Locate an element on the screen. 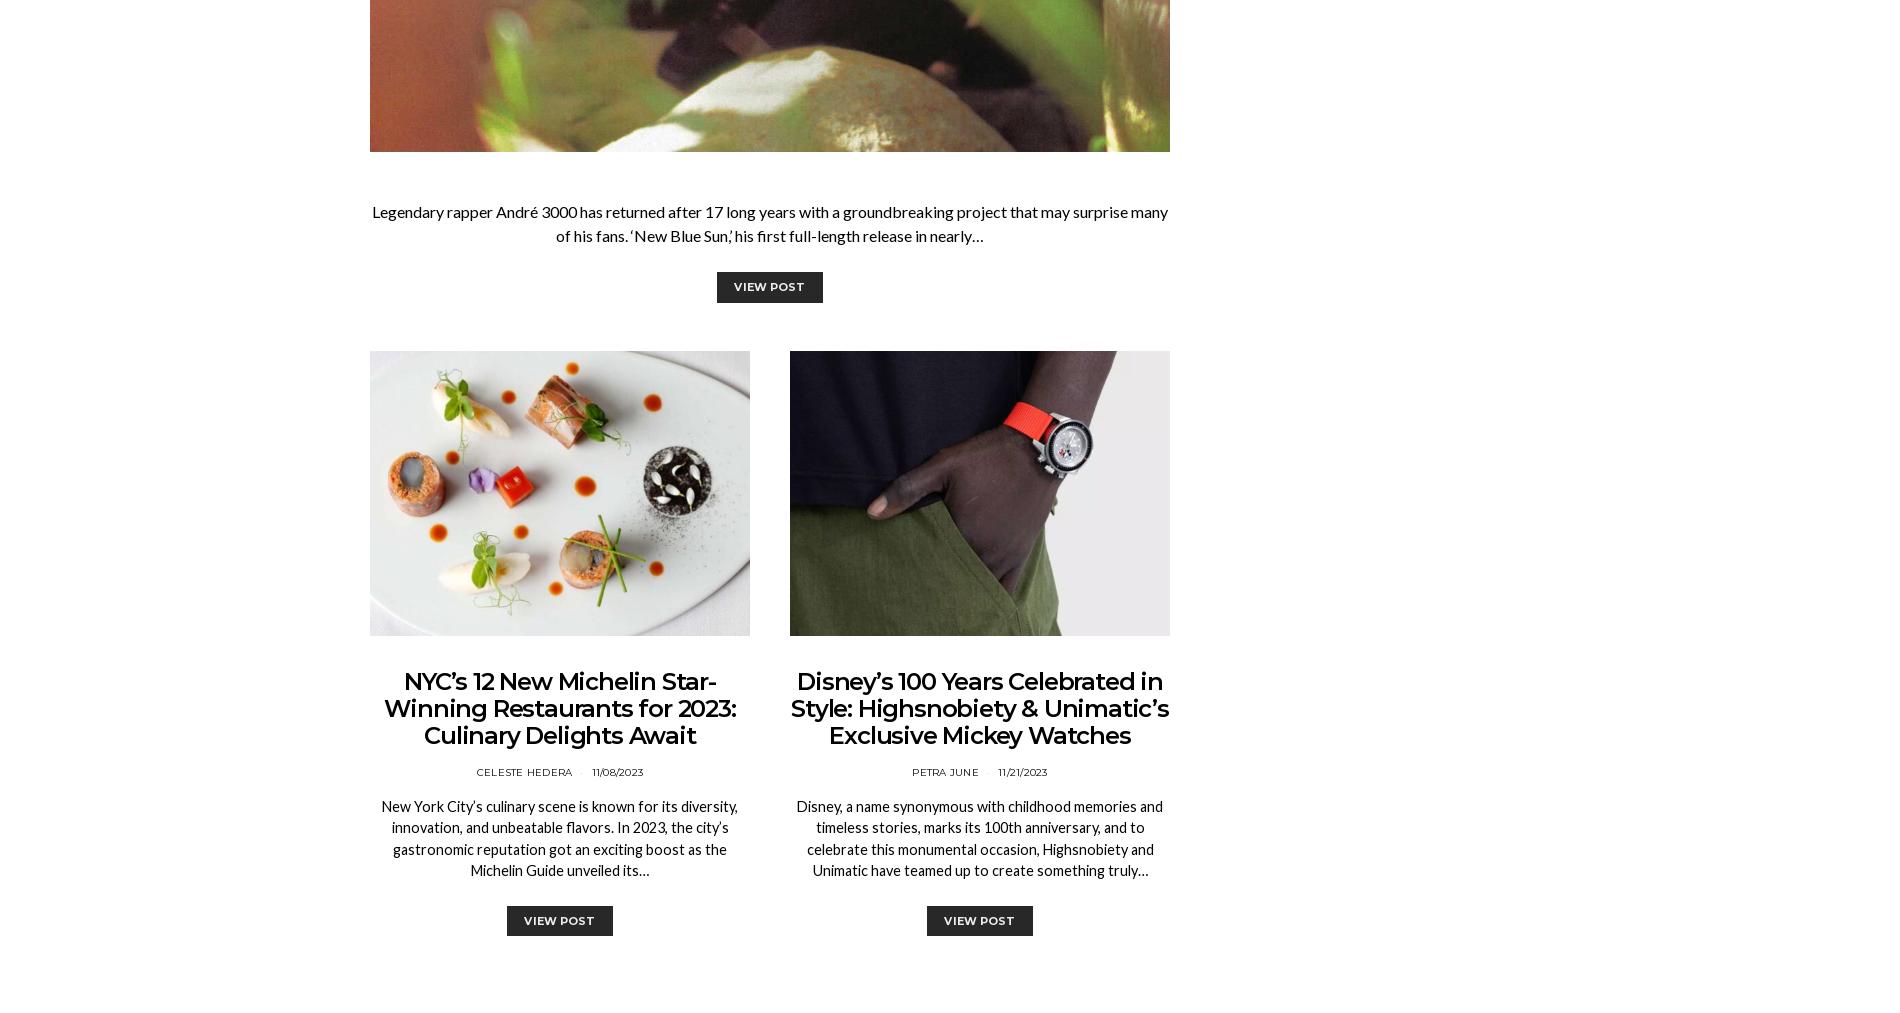  'Disney, a name synonymous with childhood memories and timeless stories, marks its 100th anniversary, and to celebrate this monumental occasion, Highsnobiety and Unimatic have teamed up to create something truly…' is located at coordinates (796, 836).